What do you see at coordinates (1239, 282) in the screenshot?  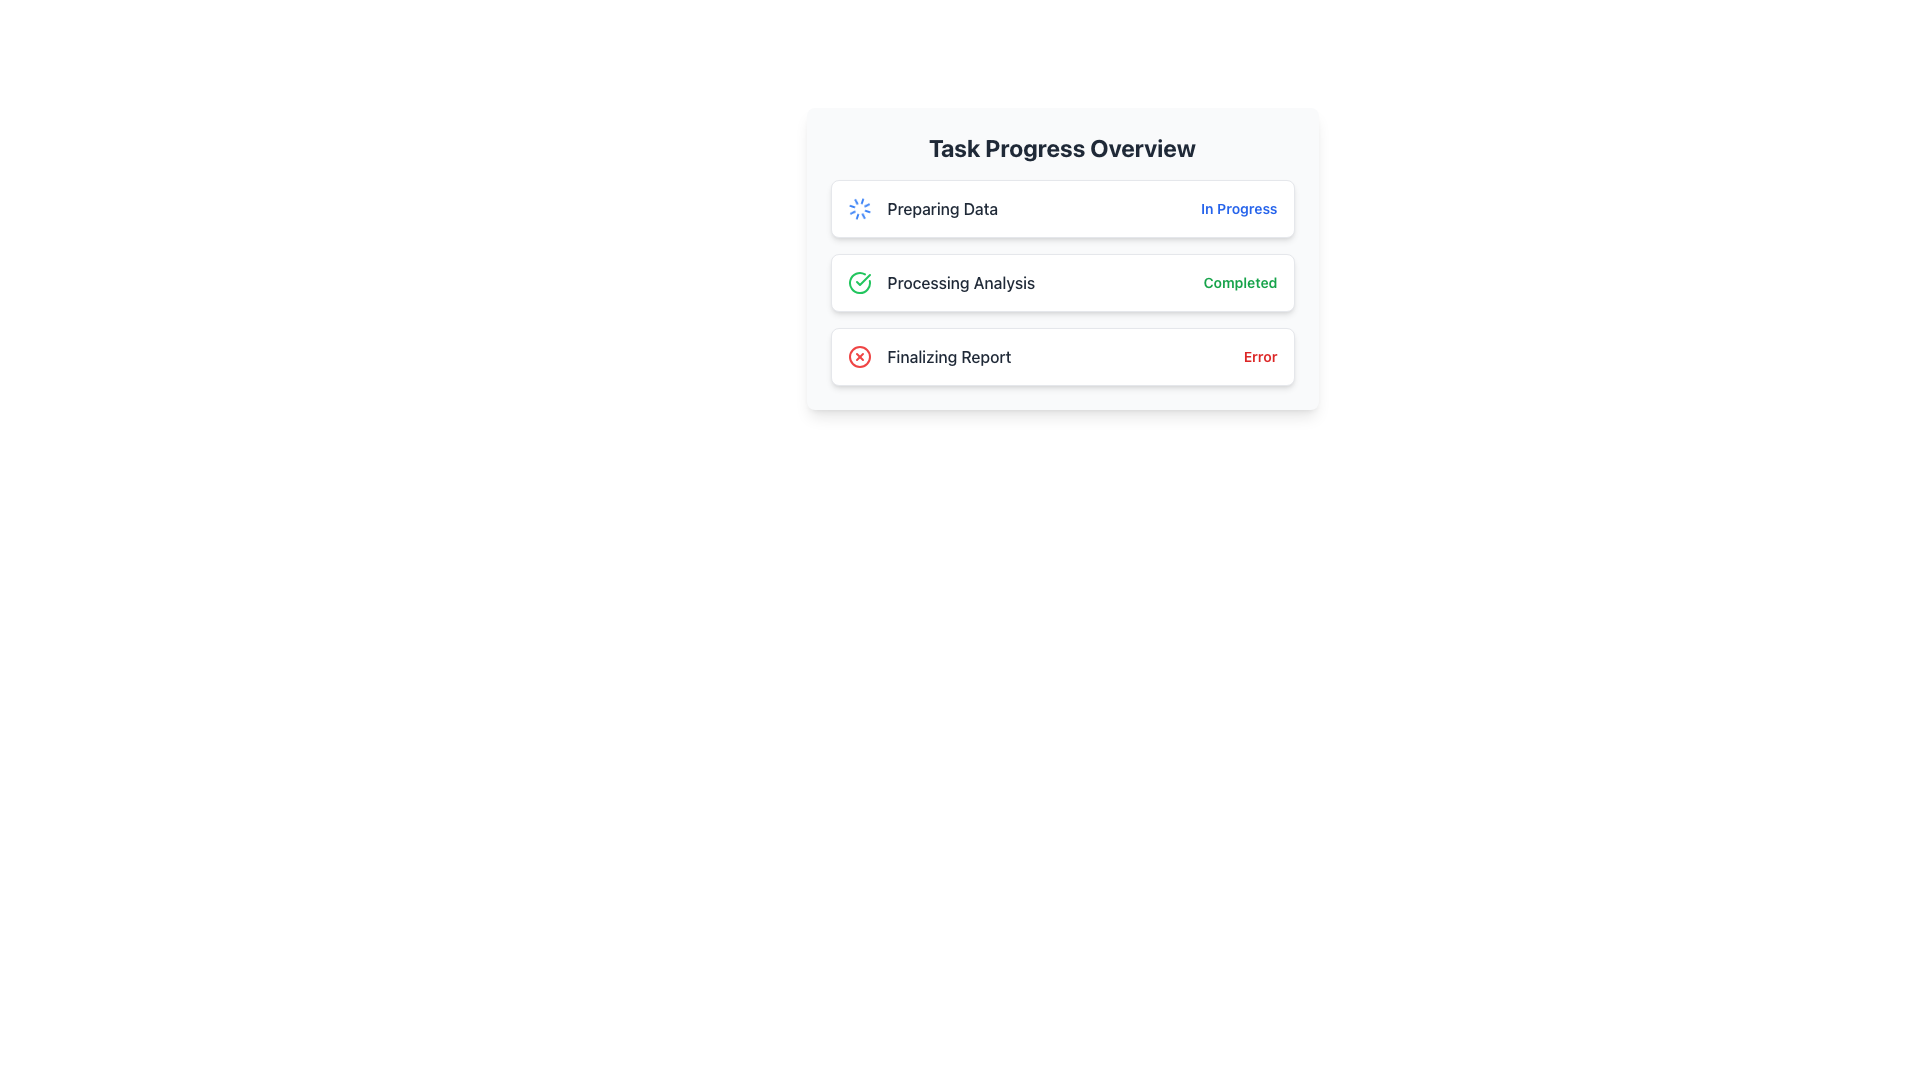 I see `text element labeled 'Completed' which is formatted in green color, semibold, and small font size, located in the right section of the card containing 'Processing Analysis'` at bounding box center [1239, 282].